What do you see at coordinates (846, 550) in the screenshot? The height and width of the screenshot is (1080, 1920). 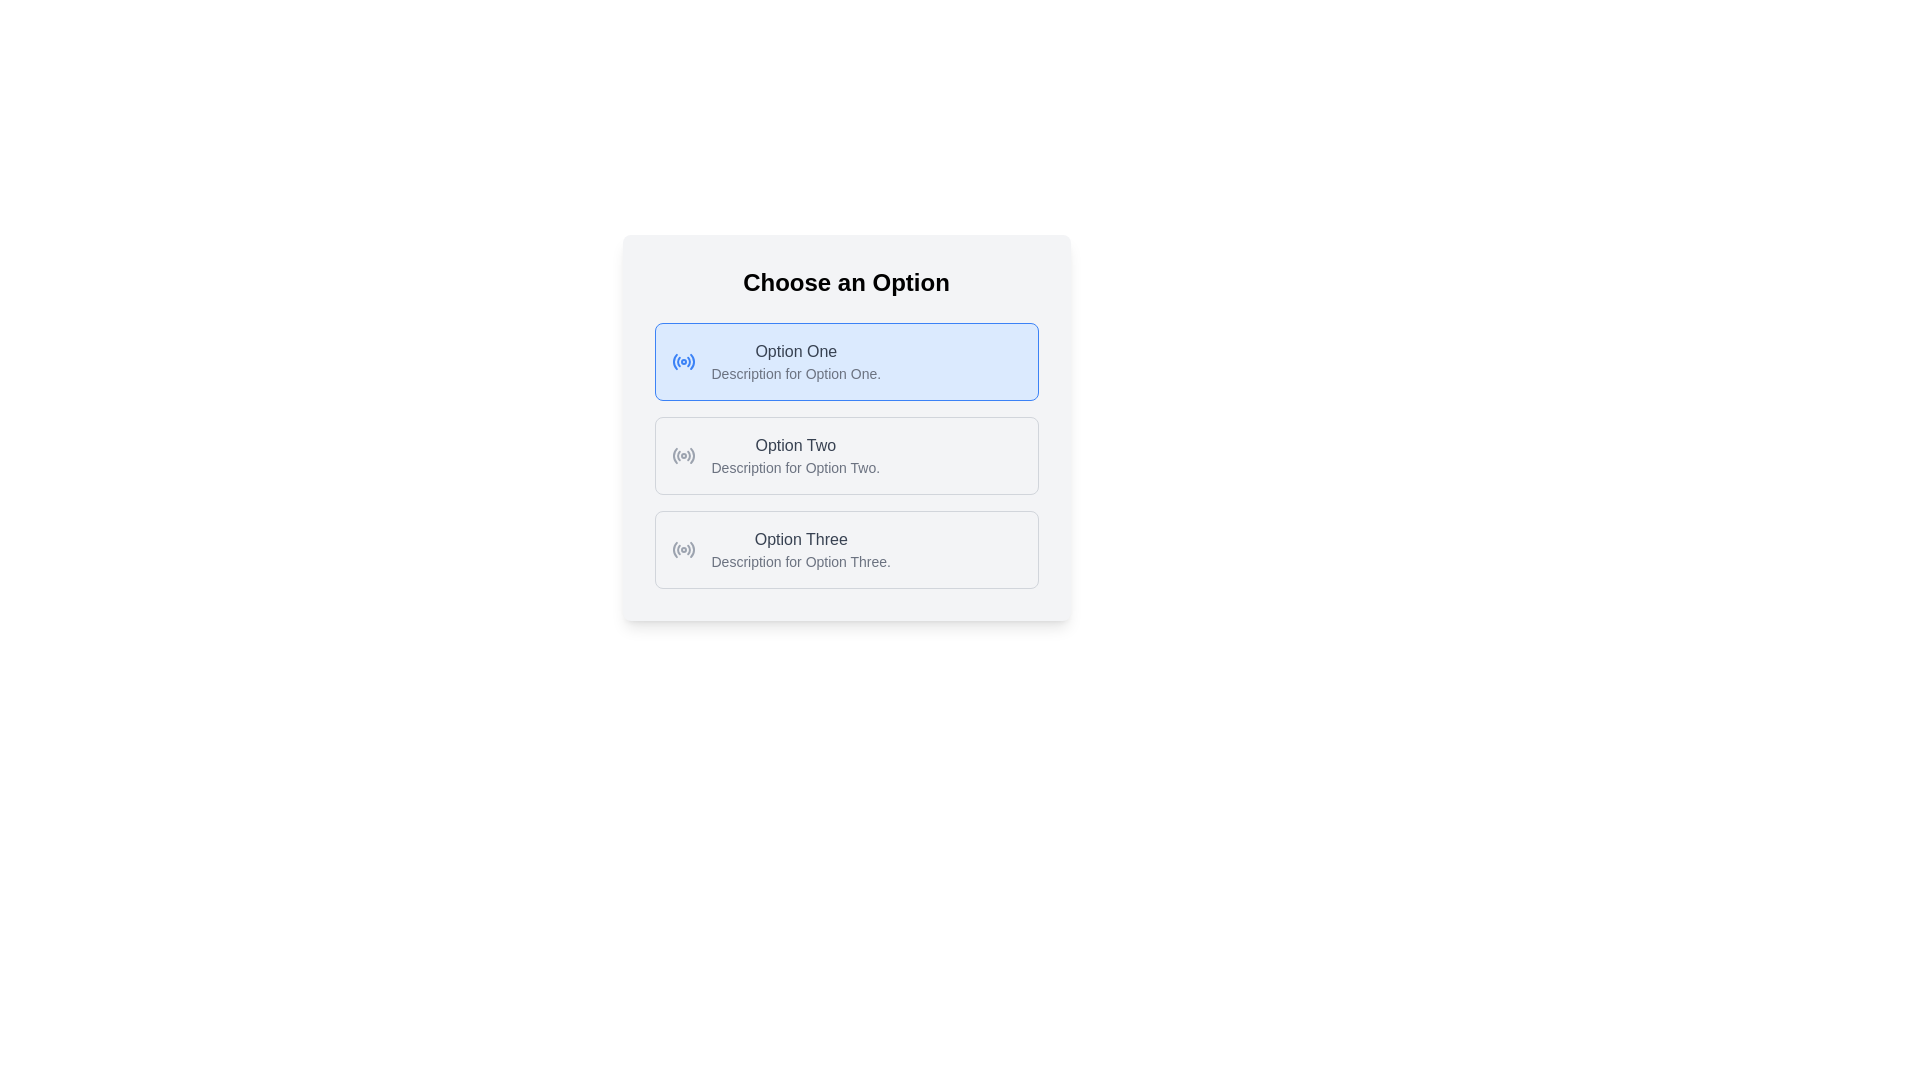 I see `the radio button labeled 'Option Three'` at bounding box center [846, 550].